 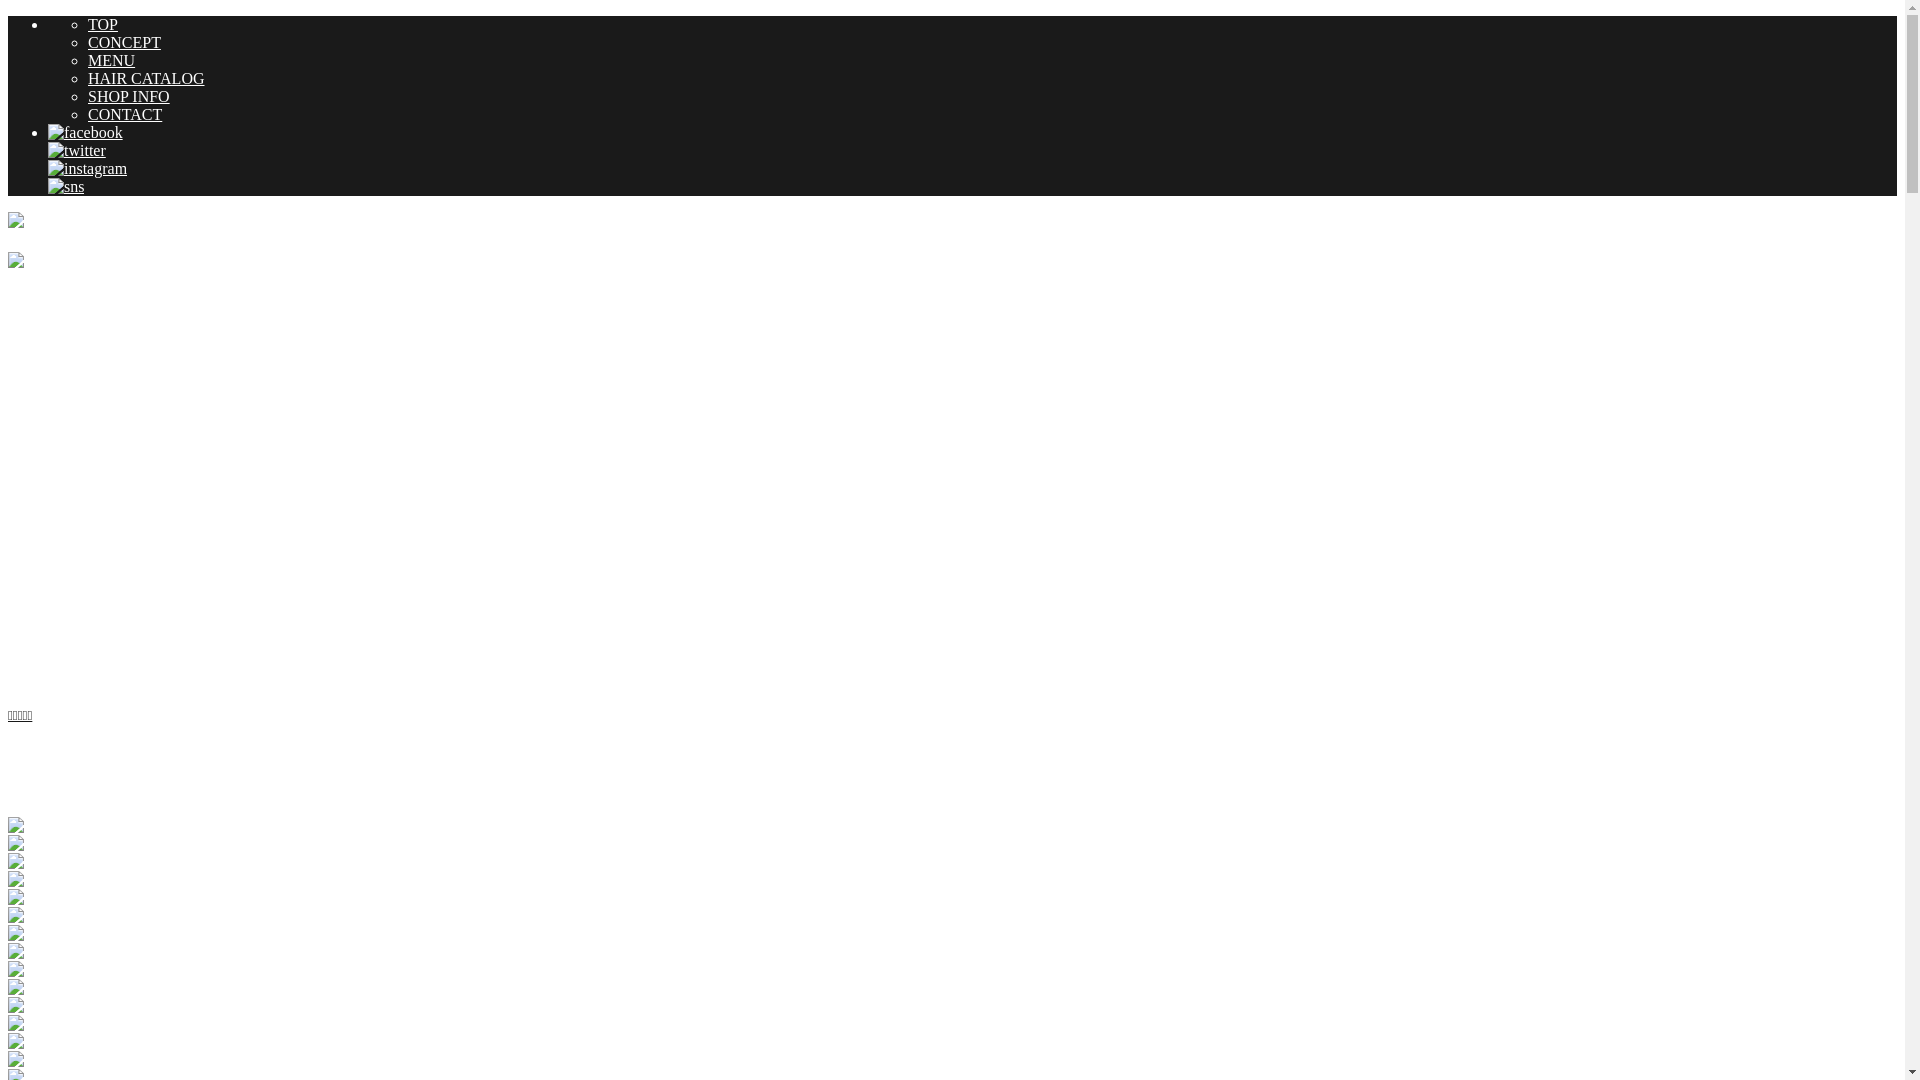 I want to click on 'MENU', so click(x=110, y=59).